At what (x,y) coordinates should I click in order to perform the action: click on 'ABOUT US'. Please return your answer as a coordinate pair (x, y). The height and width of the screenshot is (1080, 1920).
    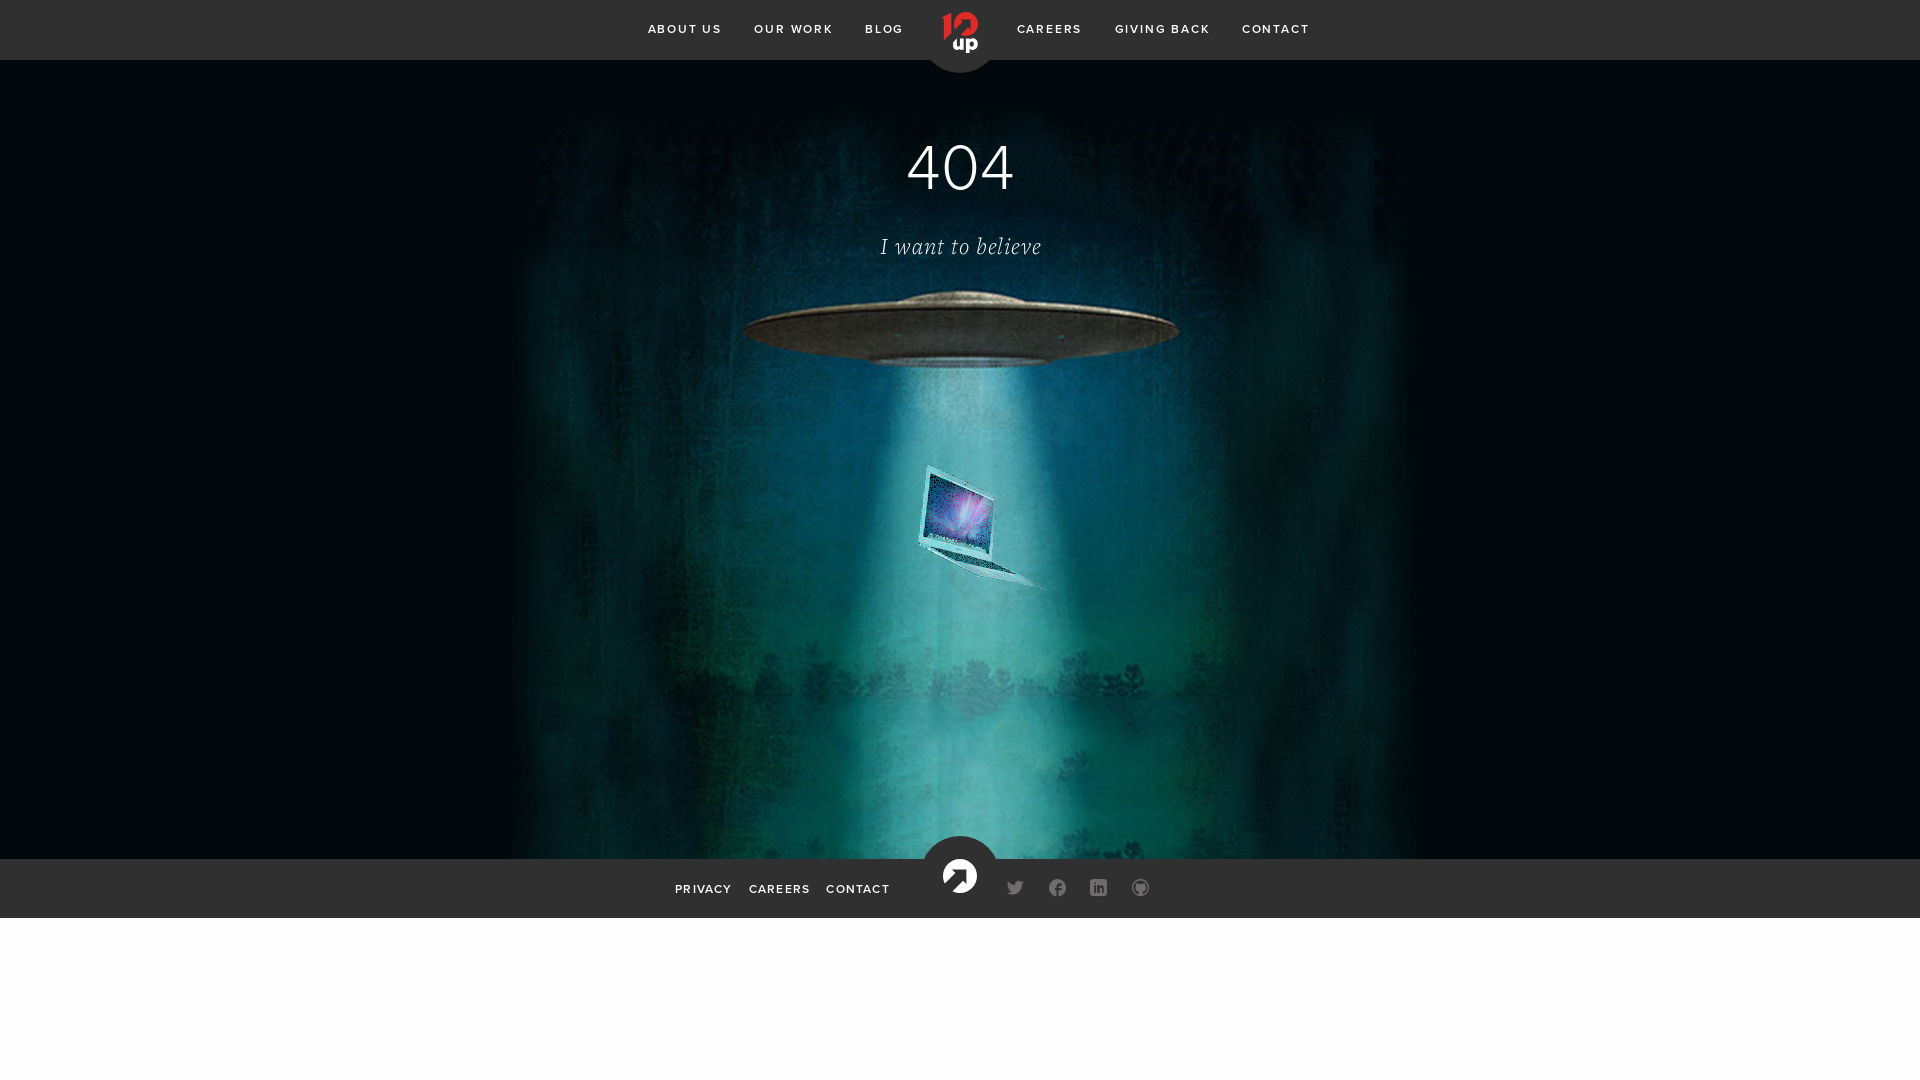
    Looking at the image, I should click on (685, 29).